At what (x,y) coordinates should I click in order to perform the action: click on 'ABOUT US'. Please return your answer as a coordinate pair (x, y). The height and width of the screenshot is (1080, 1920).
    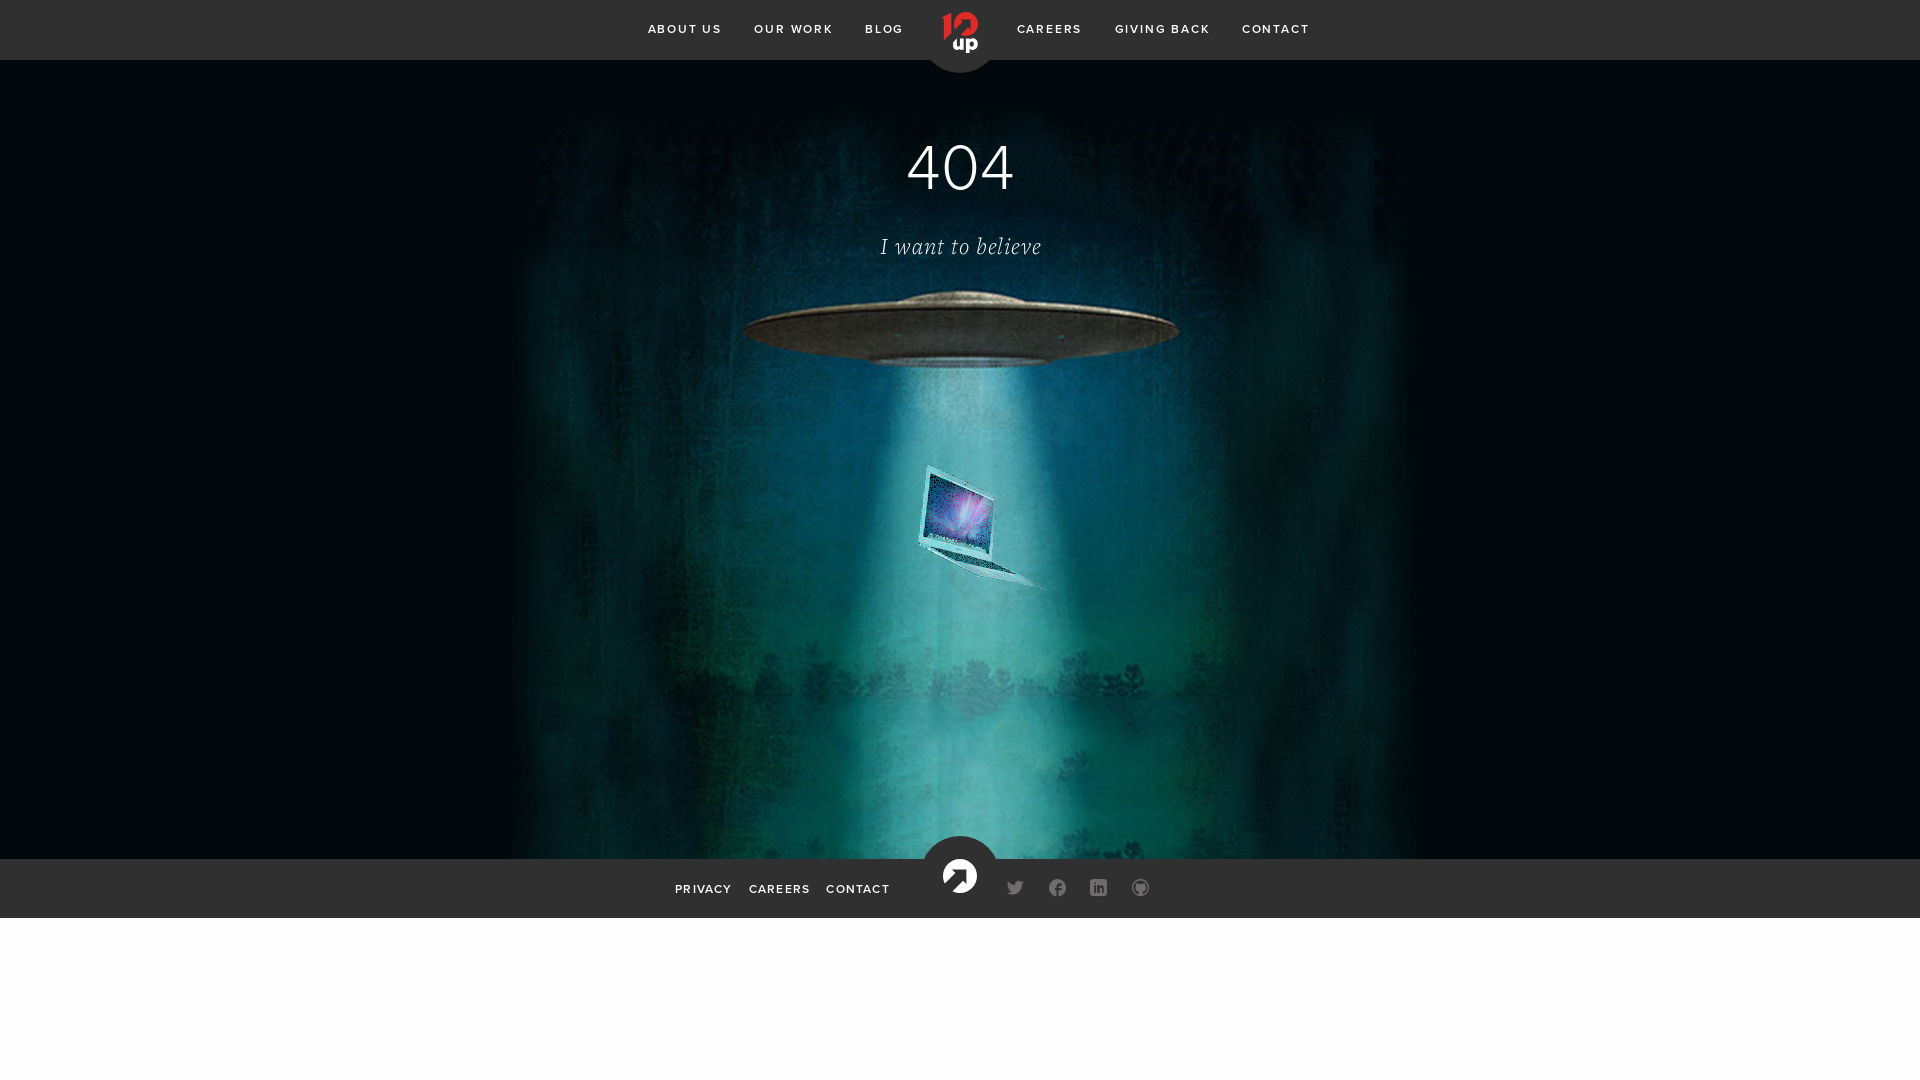
    Looking at the image, I should click on (685, 29).